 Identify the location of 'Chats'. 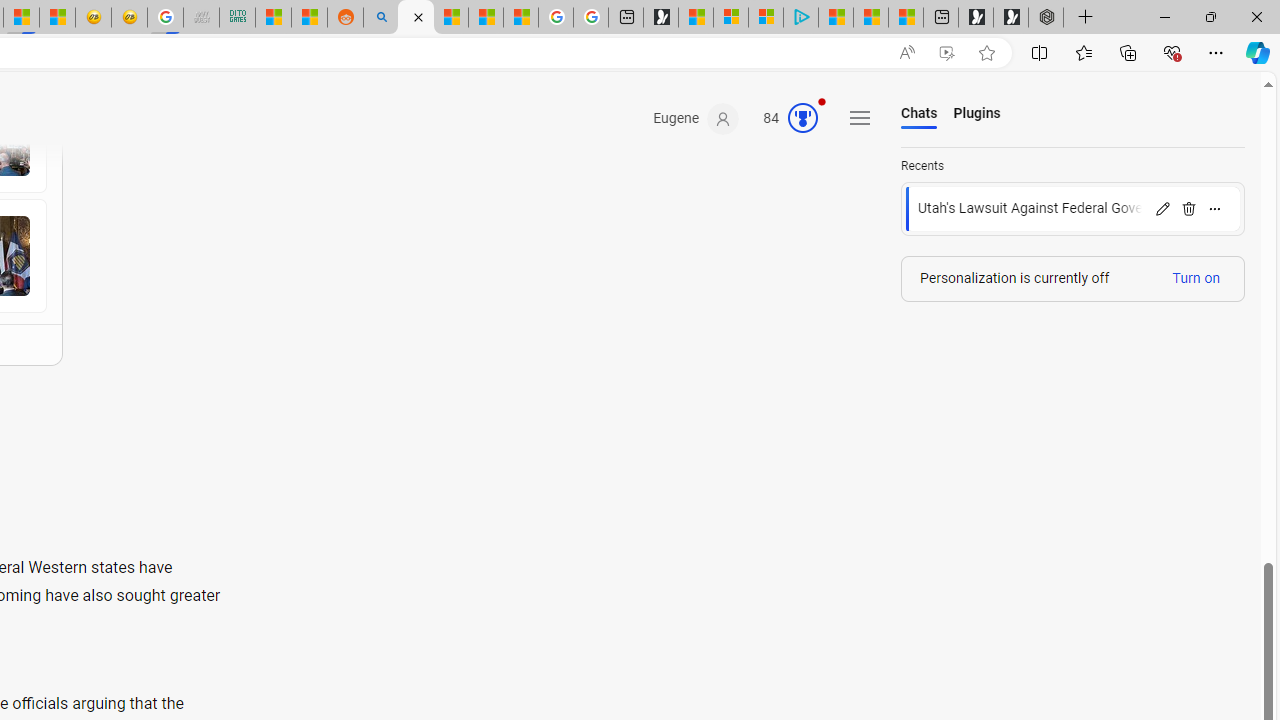
(918, 114).